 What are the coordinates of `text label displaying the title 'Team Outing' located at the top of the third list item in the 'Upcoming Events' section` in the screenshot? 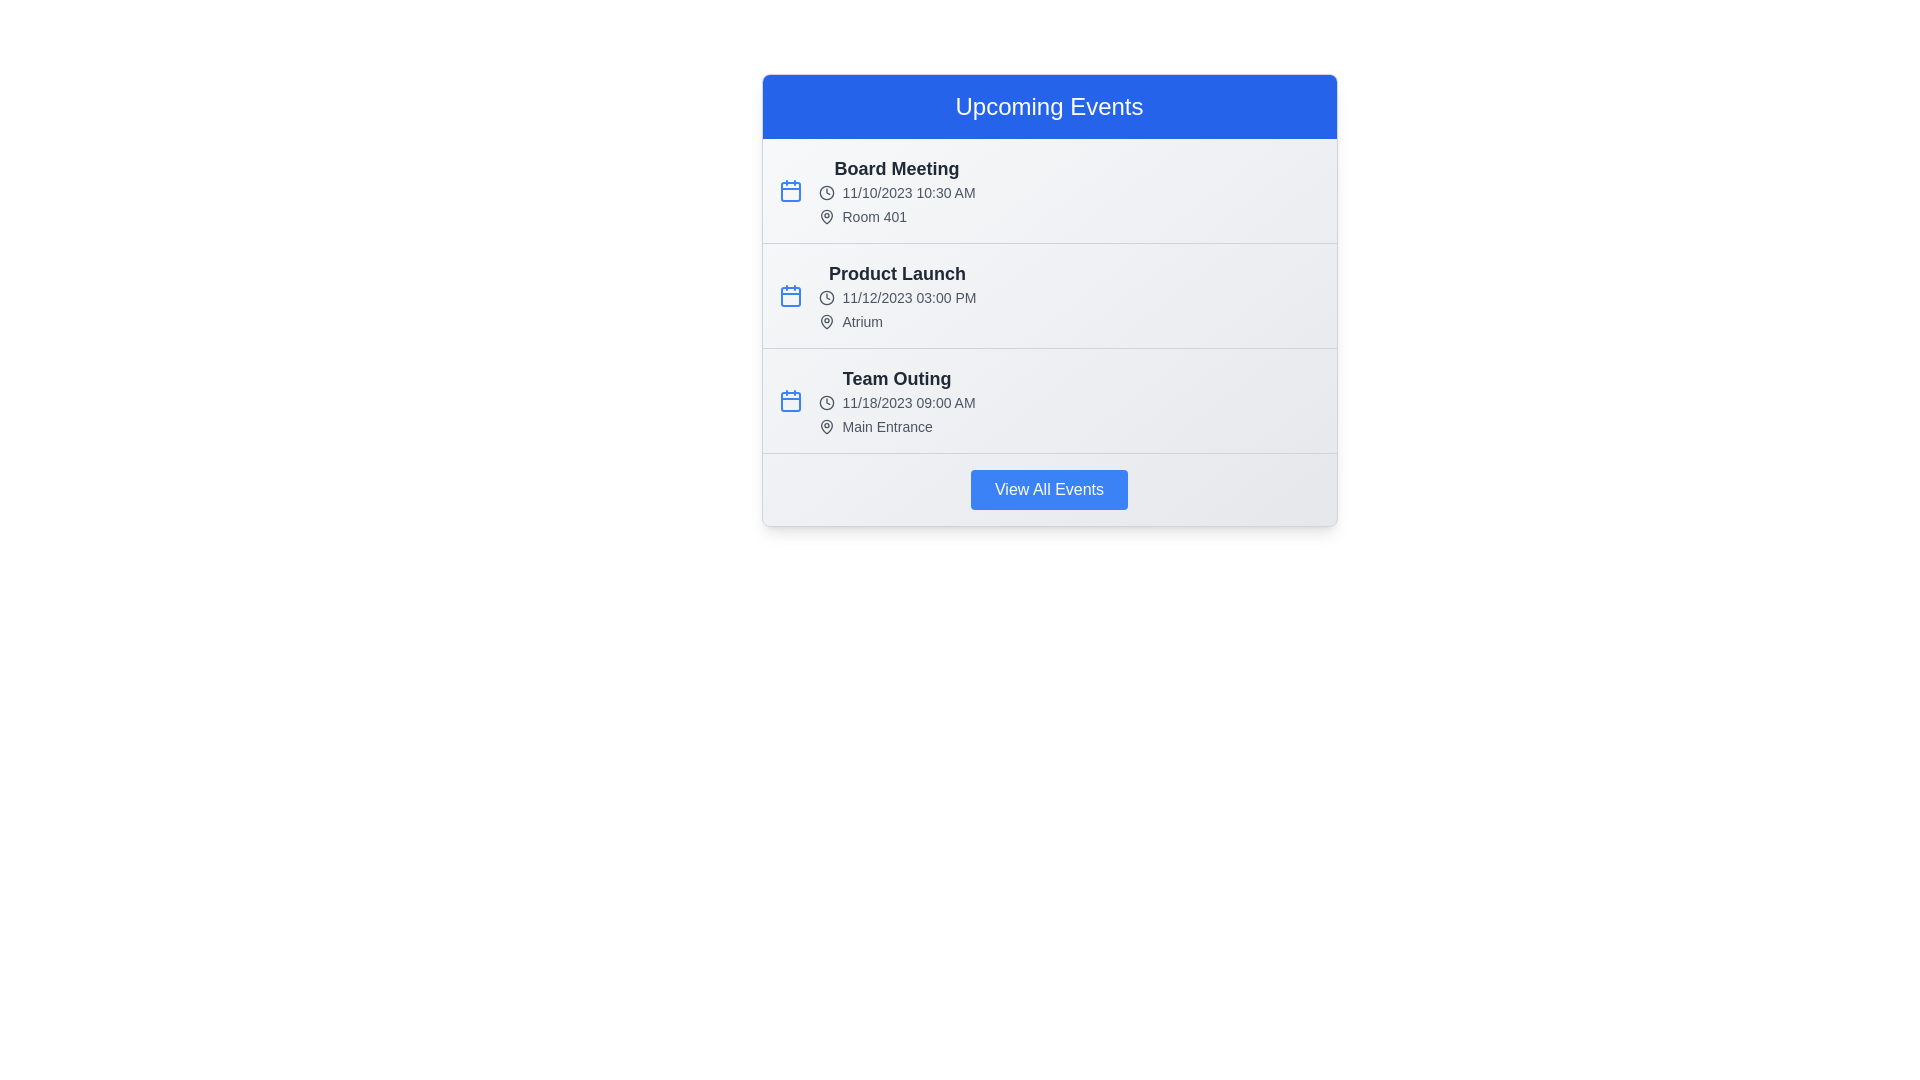 It's located at (896, 378).